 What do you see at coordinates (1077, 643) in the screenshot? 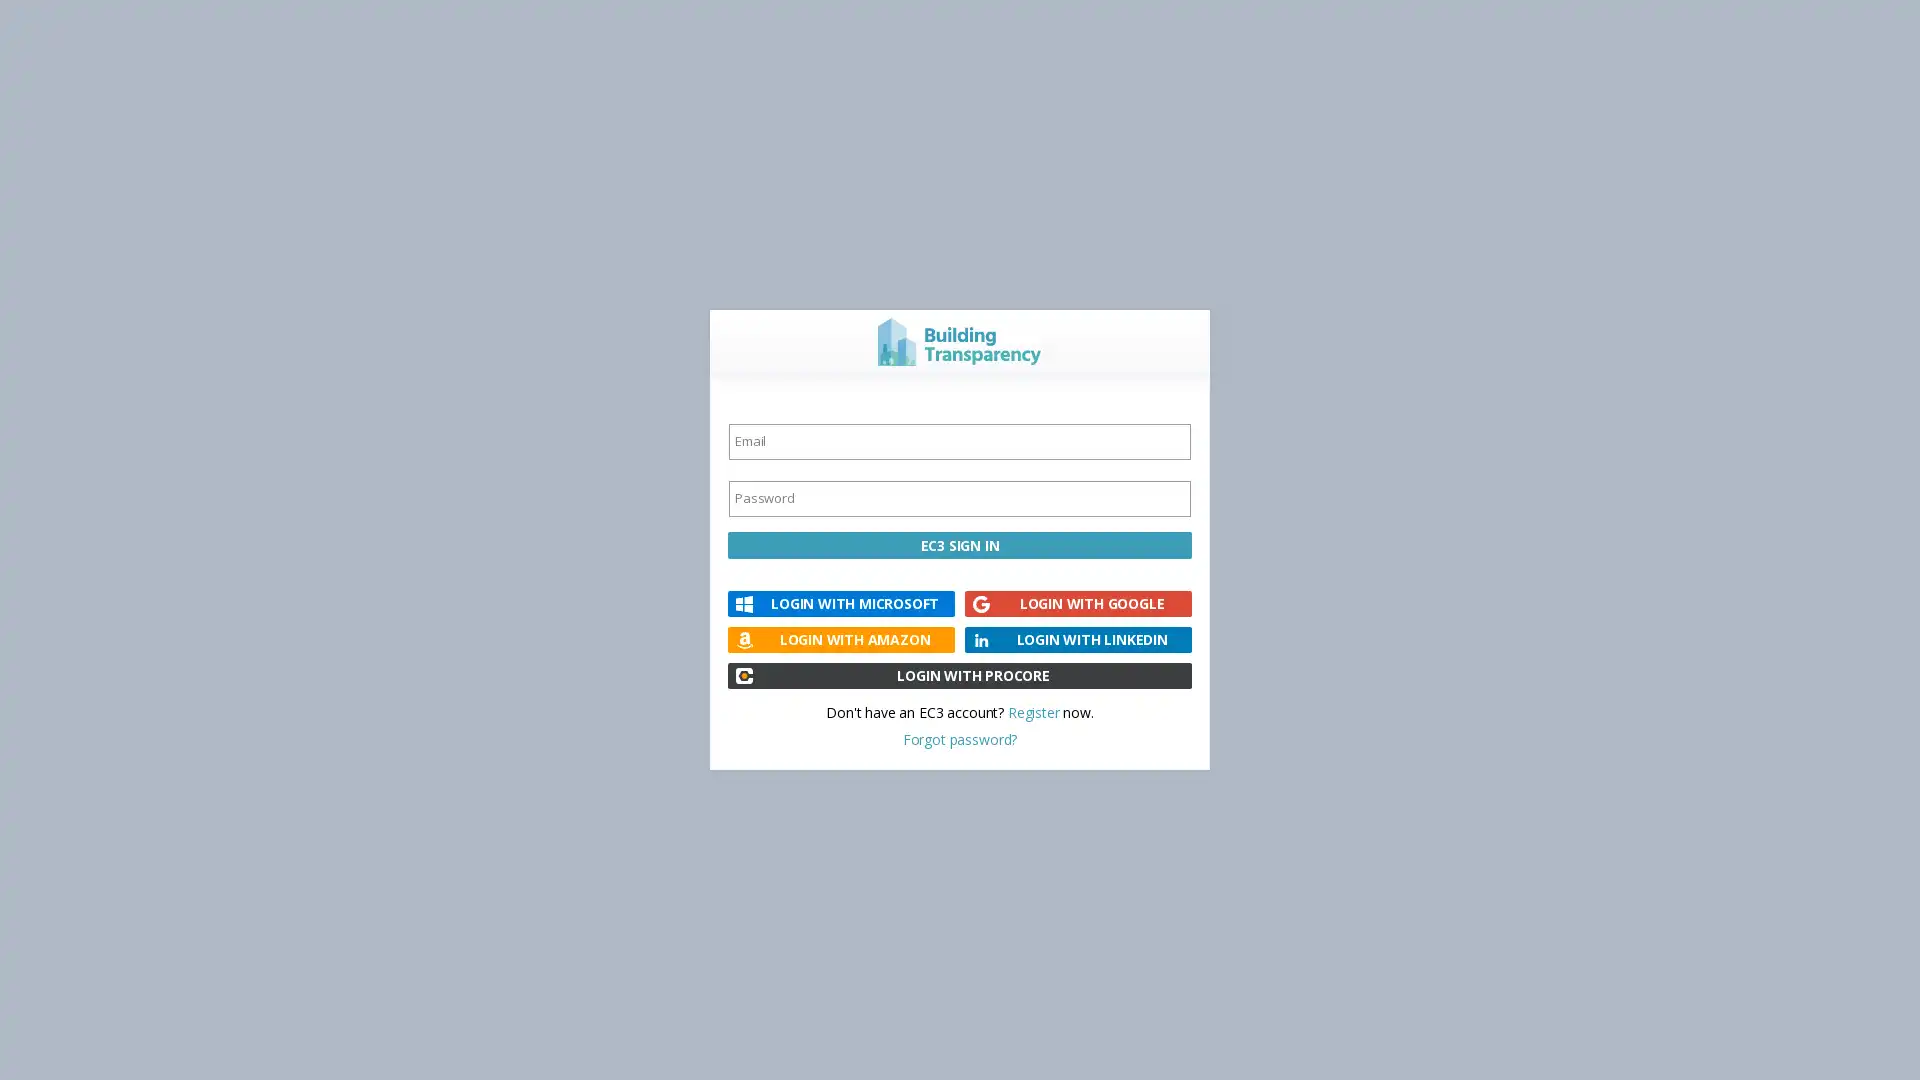
I see `LOGIN WITH LINKEDIN` at bounding box center [1077, 643].